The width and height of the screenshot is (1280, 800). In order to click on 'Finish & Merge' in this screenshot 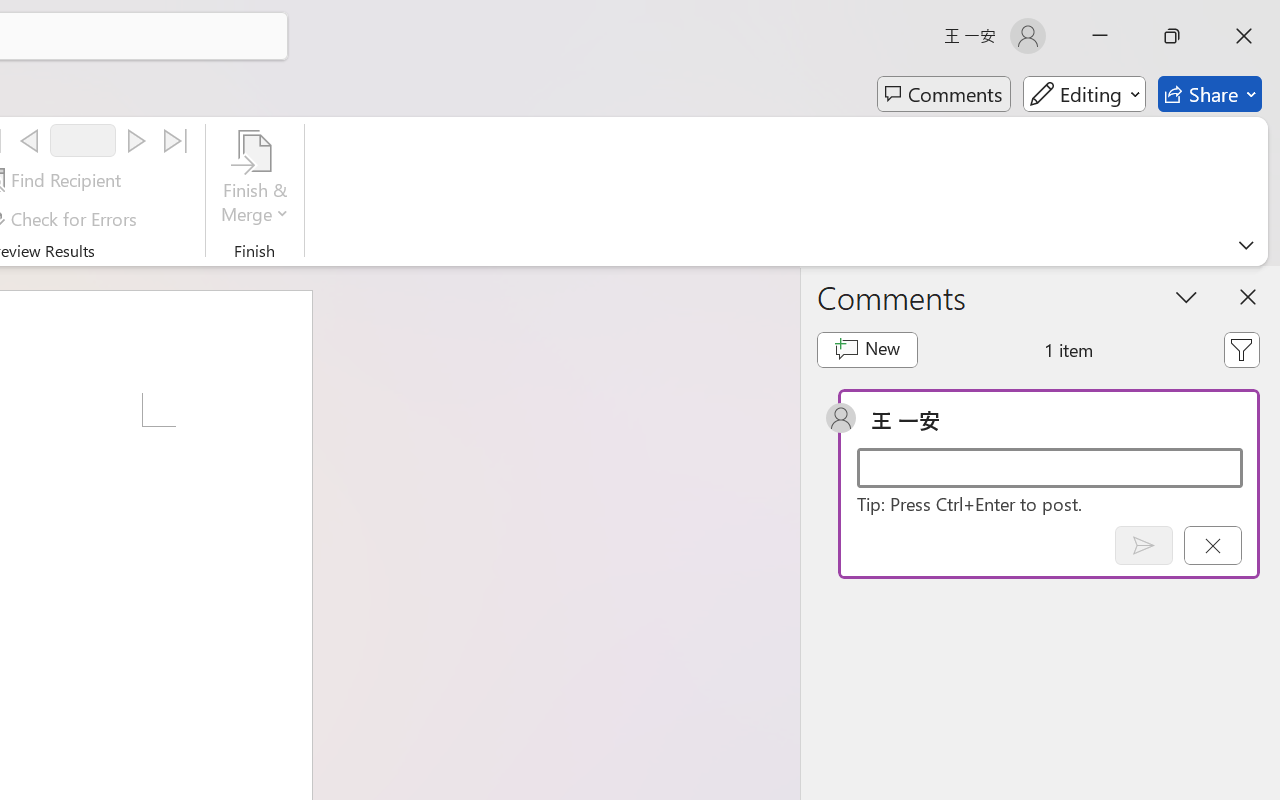, I will do `click(254, 179)`.